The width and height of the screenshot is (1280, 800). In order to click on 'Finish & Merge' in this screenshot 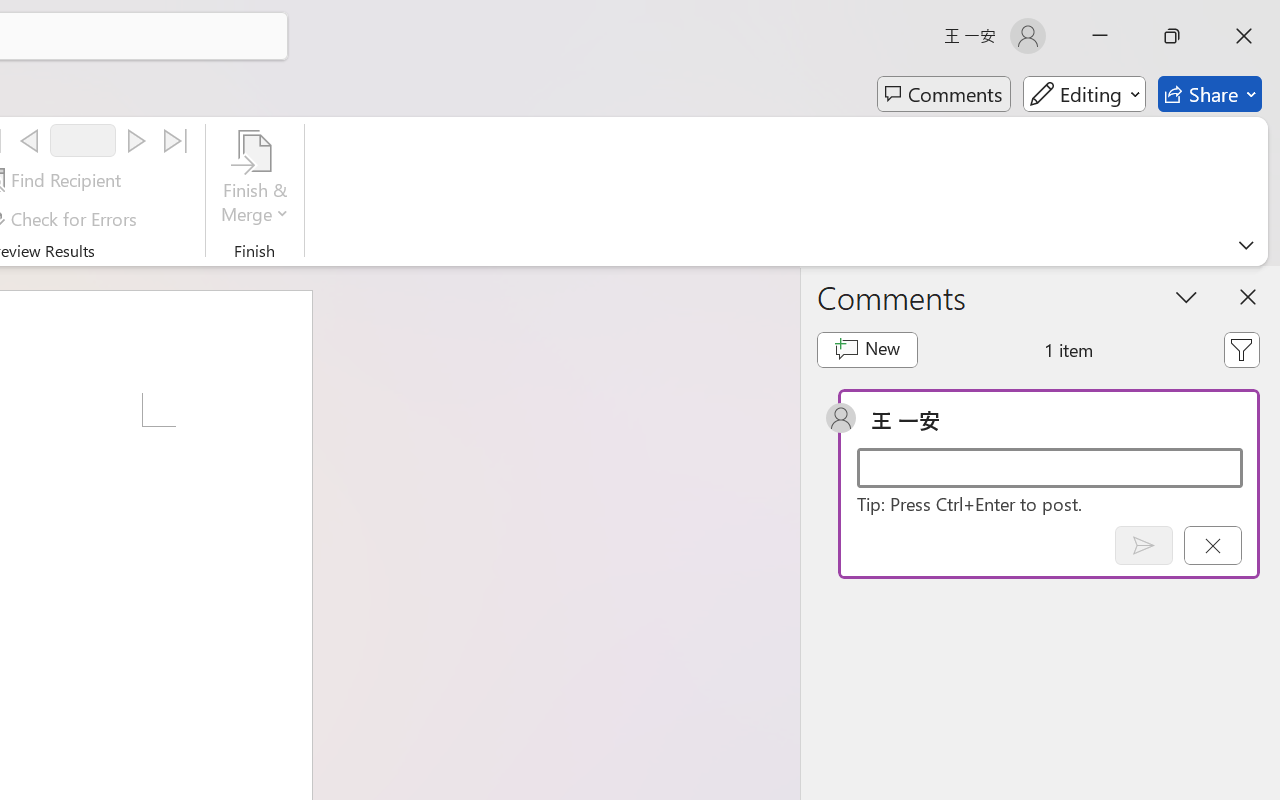, I will do `click(254, 179)`.